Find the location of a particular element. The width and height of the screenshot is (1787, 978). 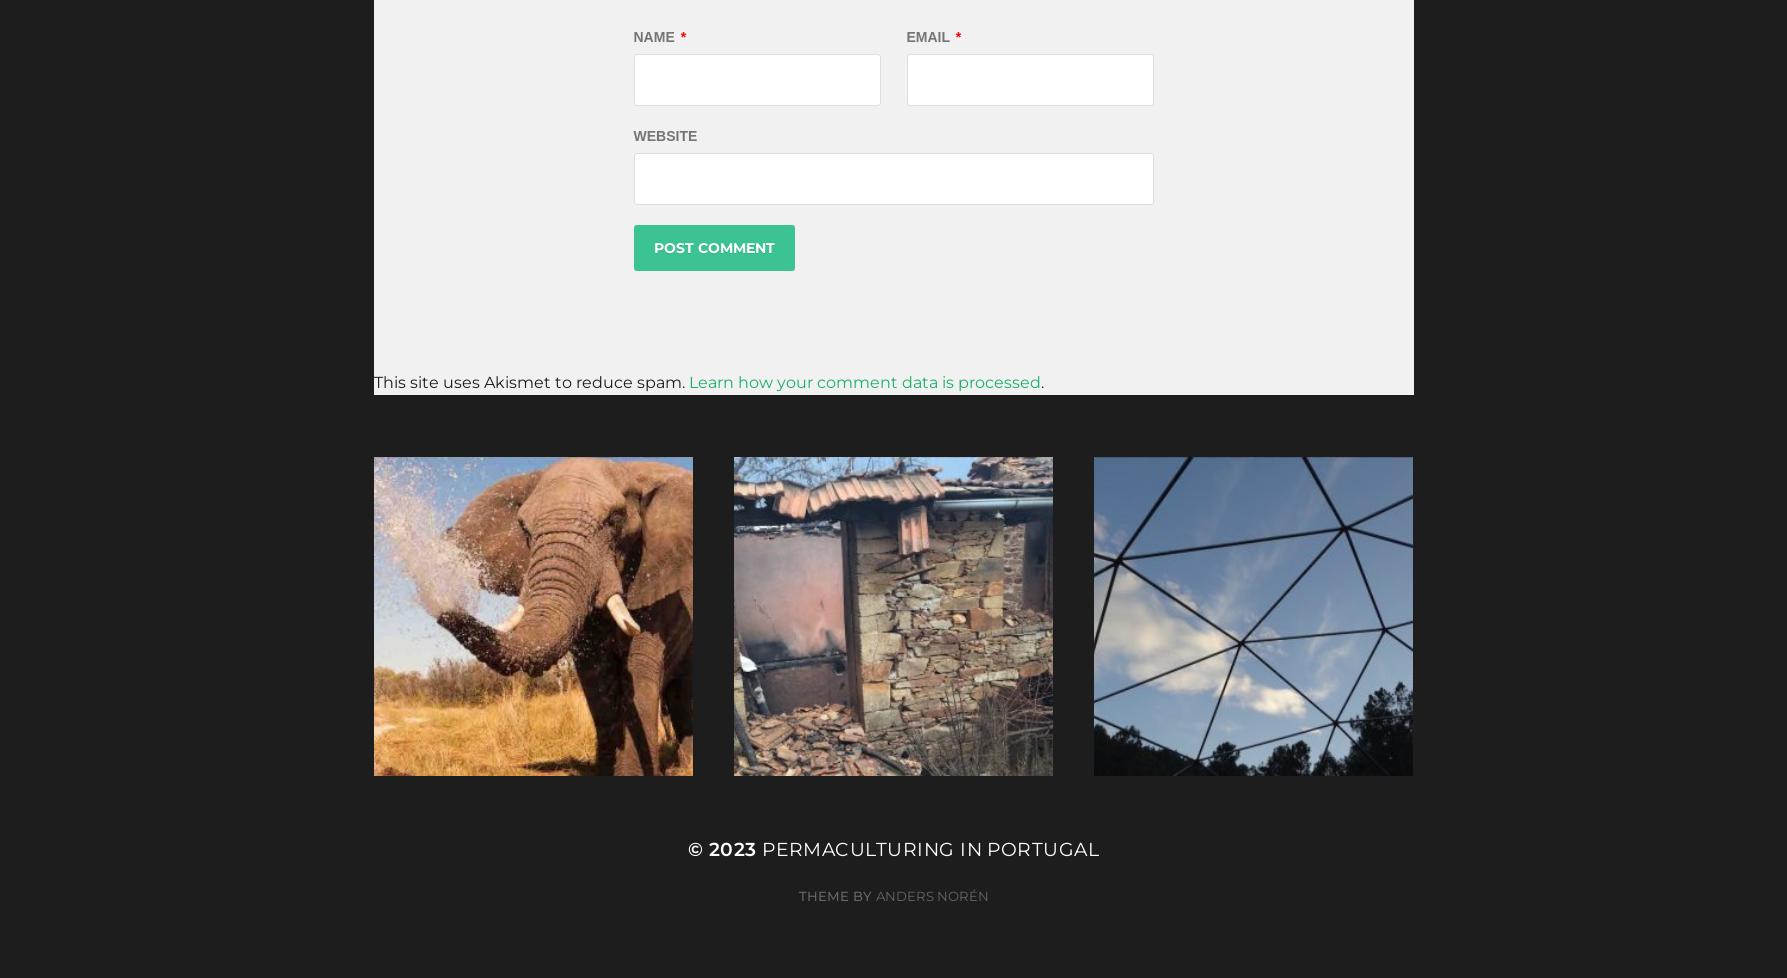

'Changing the climate conversation' is located at coordinates (402, 699).